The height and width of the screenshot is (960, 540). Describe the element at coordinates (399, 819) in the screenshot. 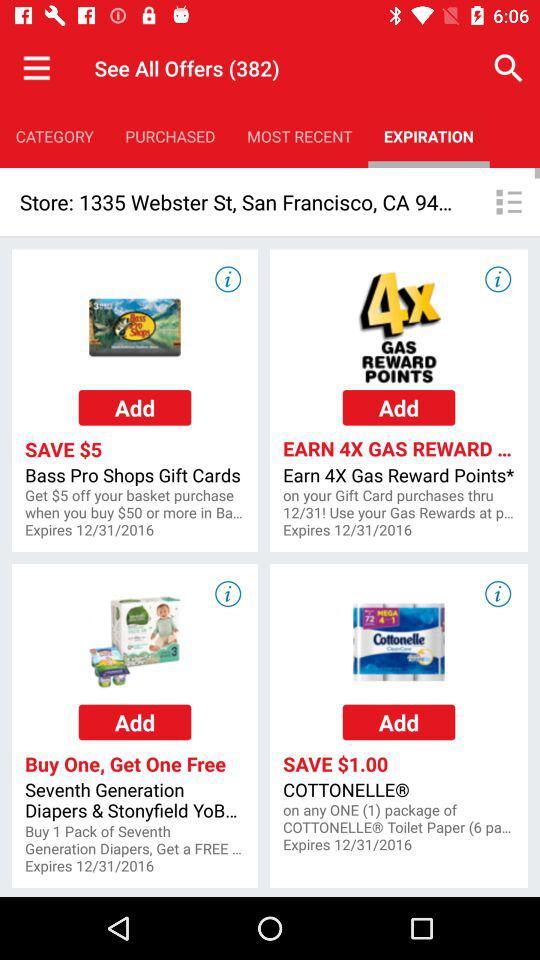

I see `the app to the right of seventh generation diapers item` at that location.